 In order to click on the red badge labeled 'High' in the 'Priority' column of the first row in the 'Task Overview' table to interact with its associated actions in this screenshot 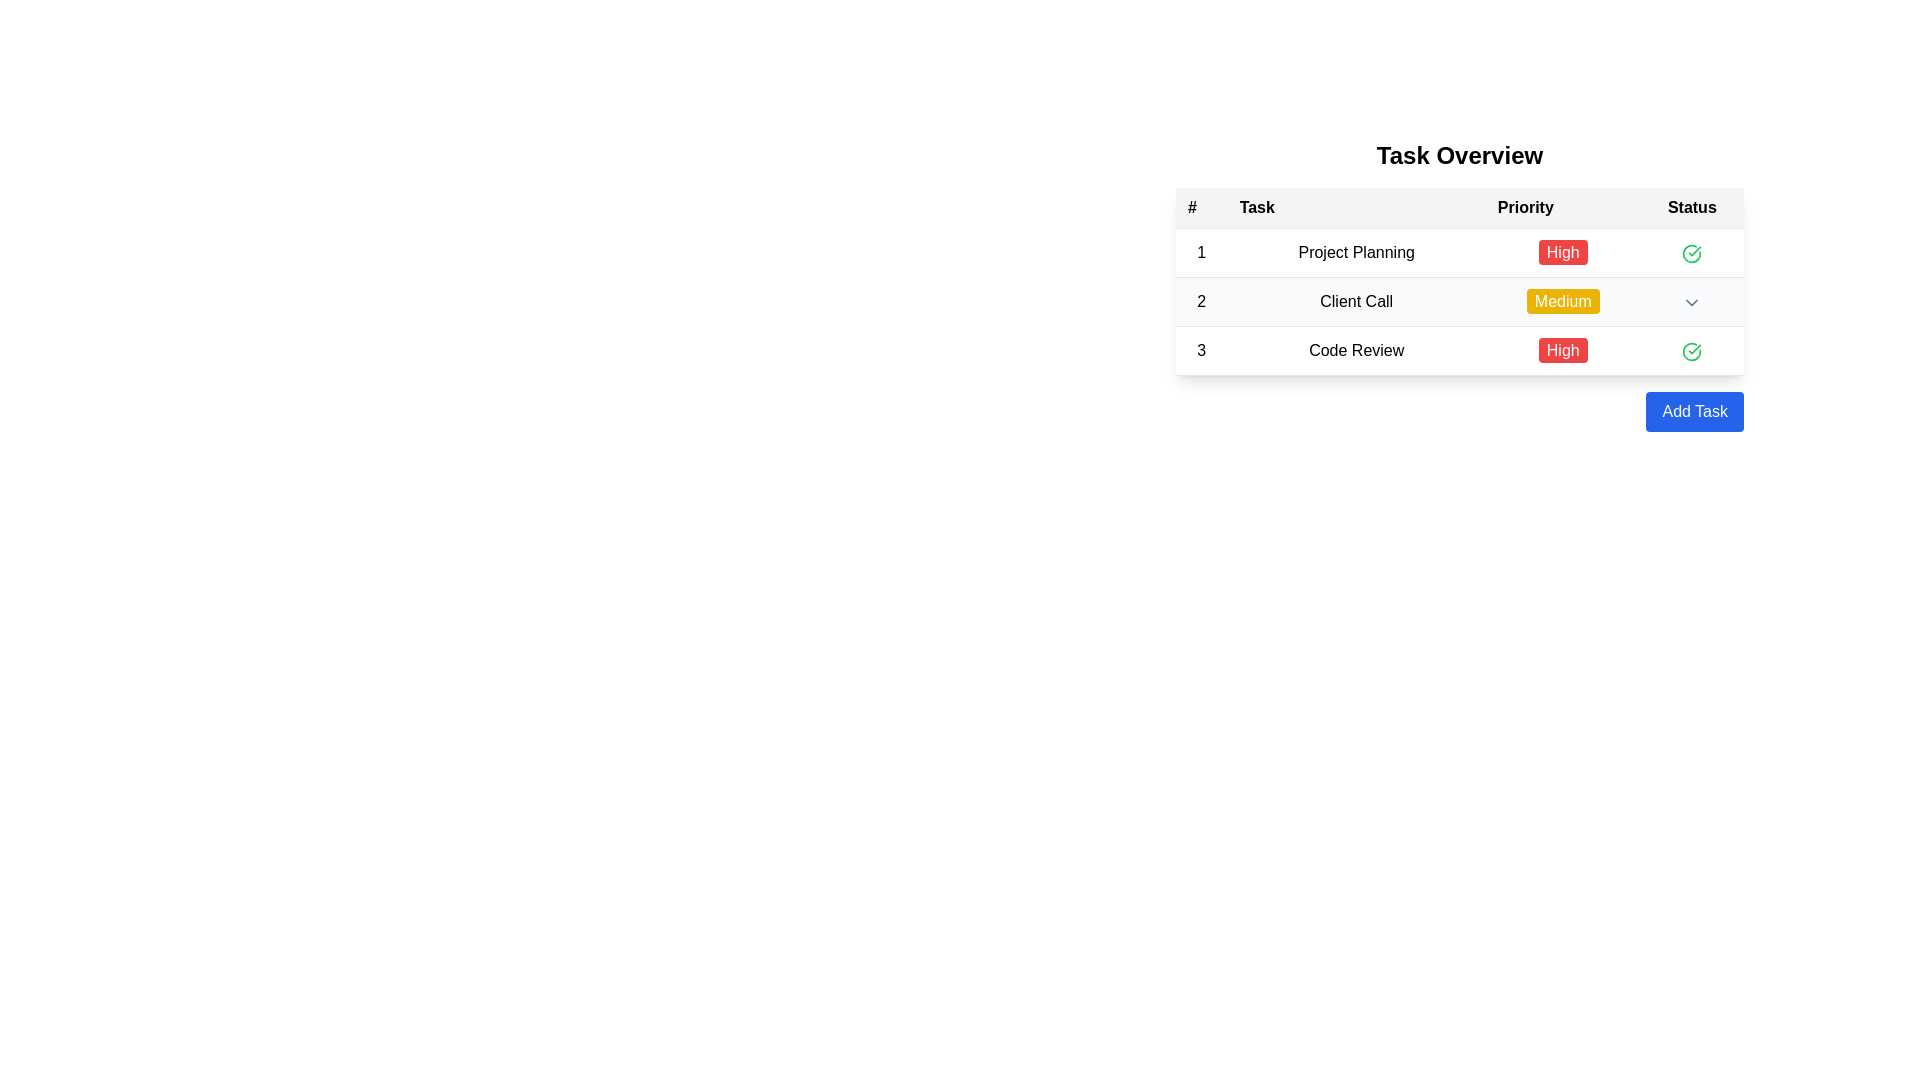, I will do `click(1562, 252)`.